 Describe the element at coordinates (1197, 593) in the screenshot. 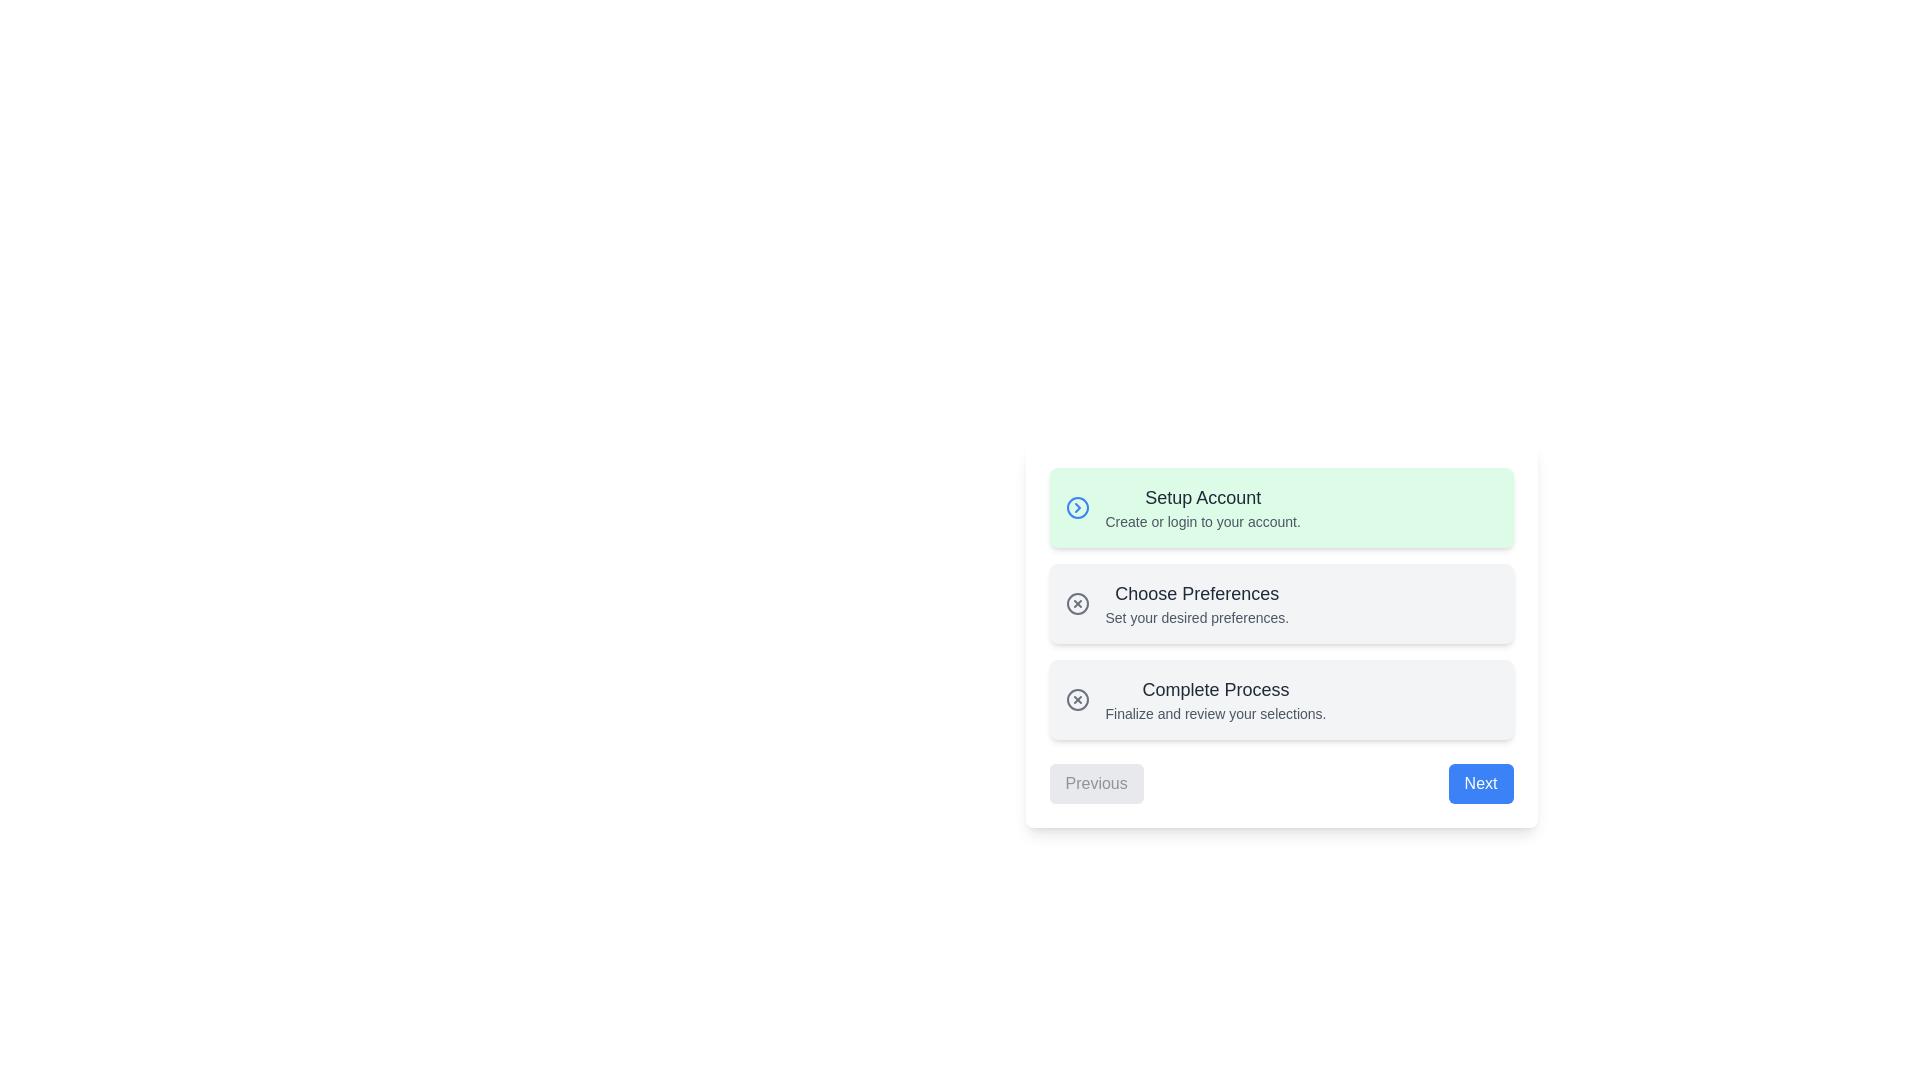

I see `the 'Choose Preferences' section header label, which is centrally located between the 'Setup Account' and 'Complete Process' sections` at that location.